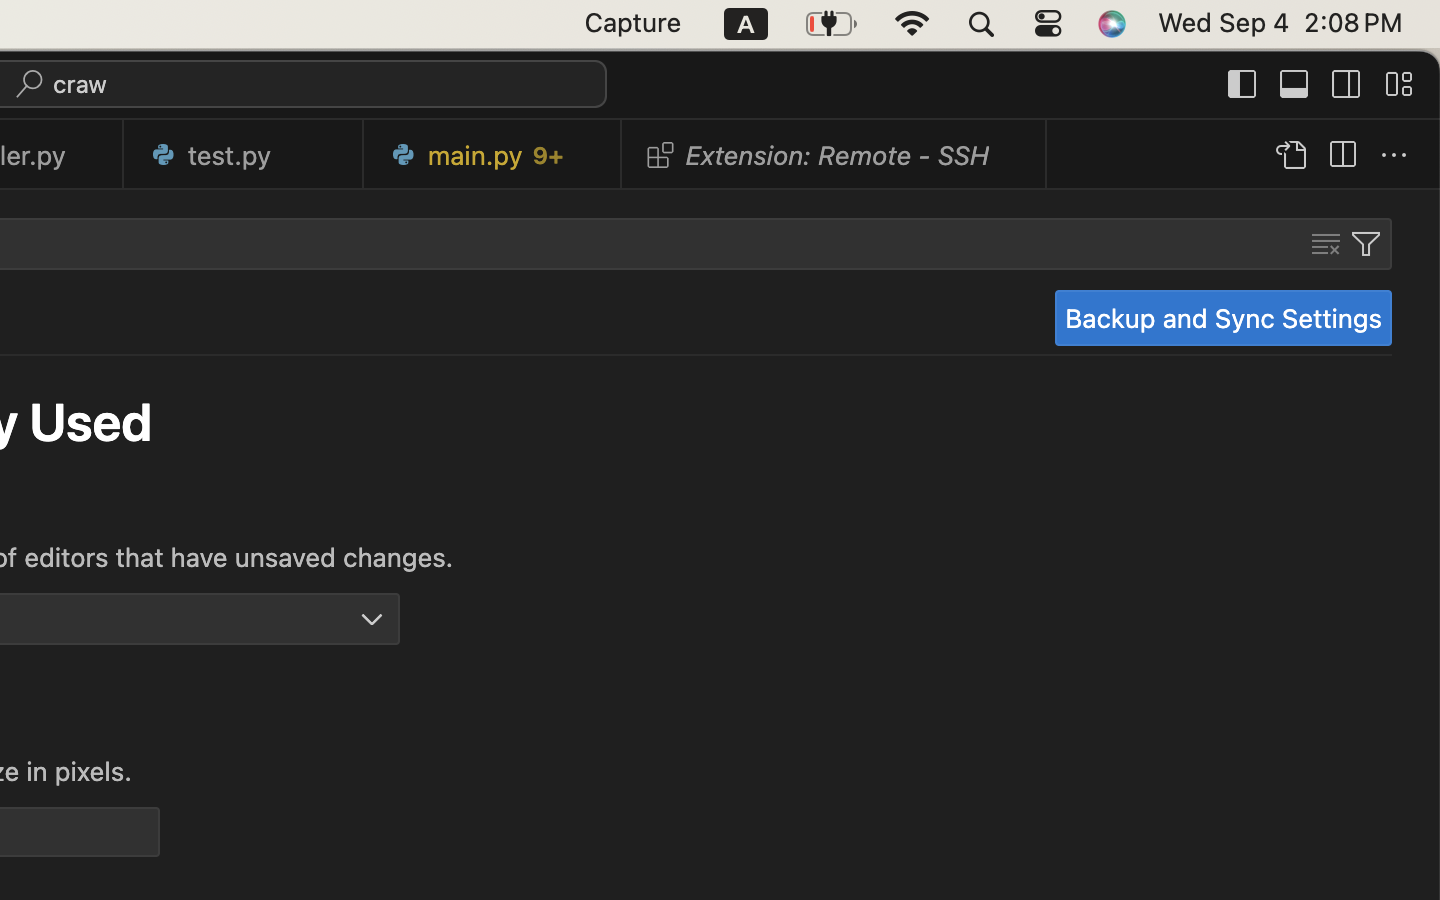  I want to click on '', so click(1340, 155).